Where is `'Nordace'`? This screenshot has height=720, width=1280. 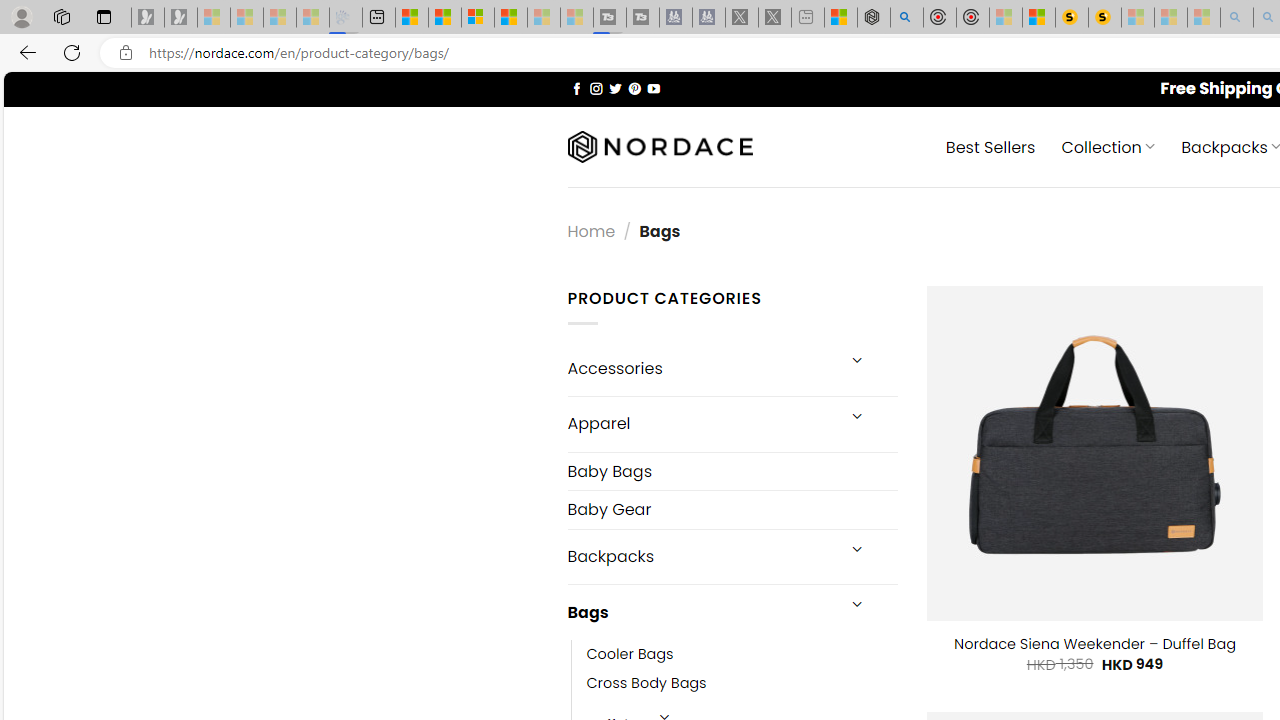
'Nordace' is located at coordinates (659, 146).